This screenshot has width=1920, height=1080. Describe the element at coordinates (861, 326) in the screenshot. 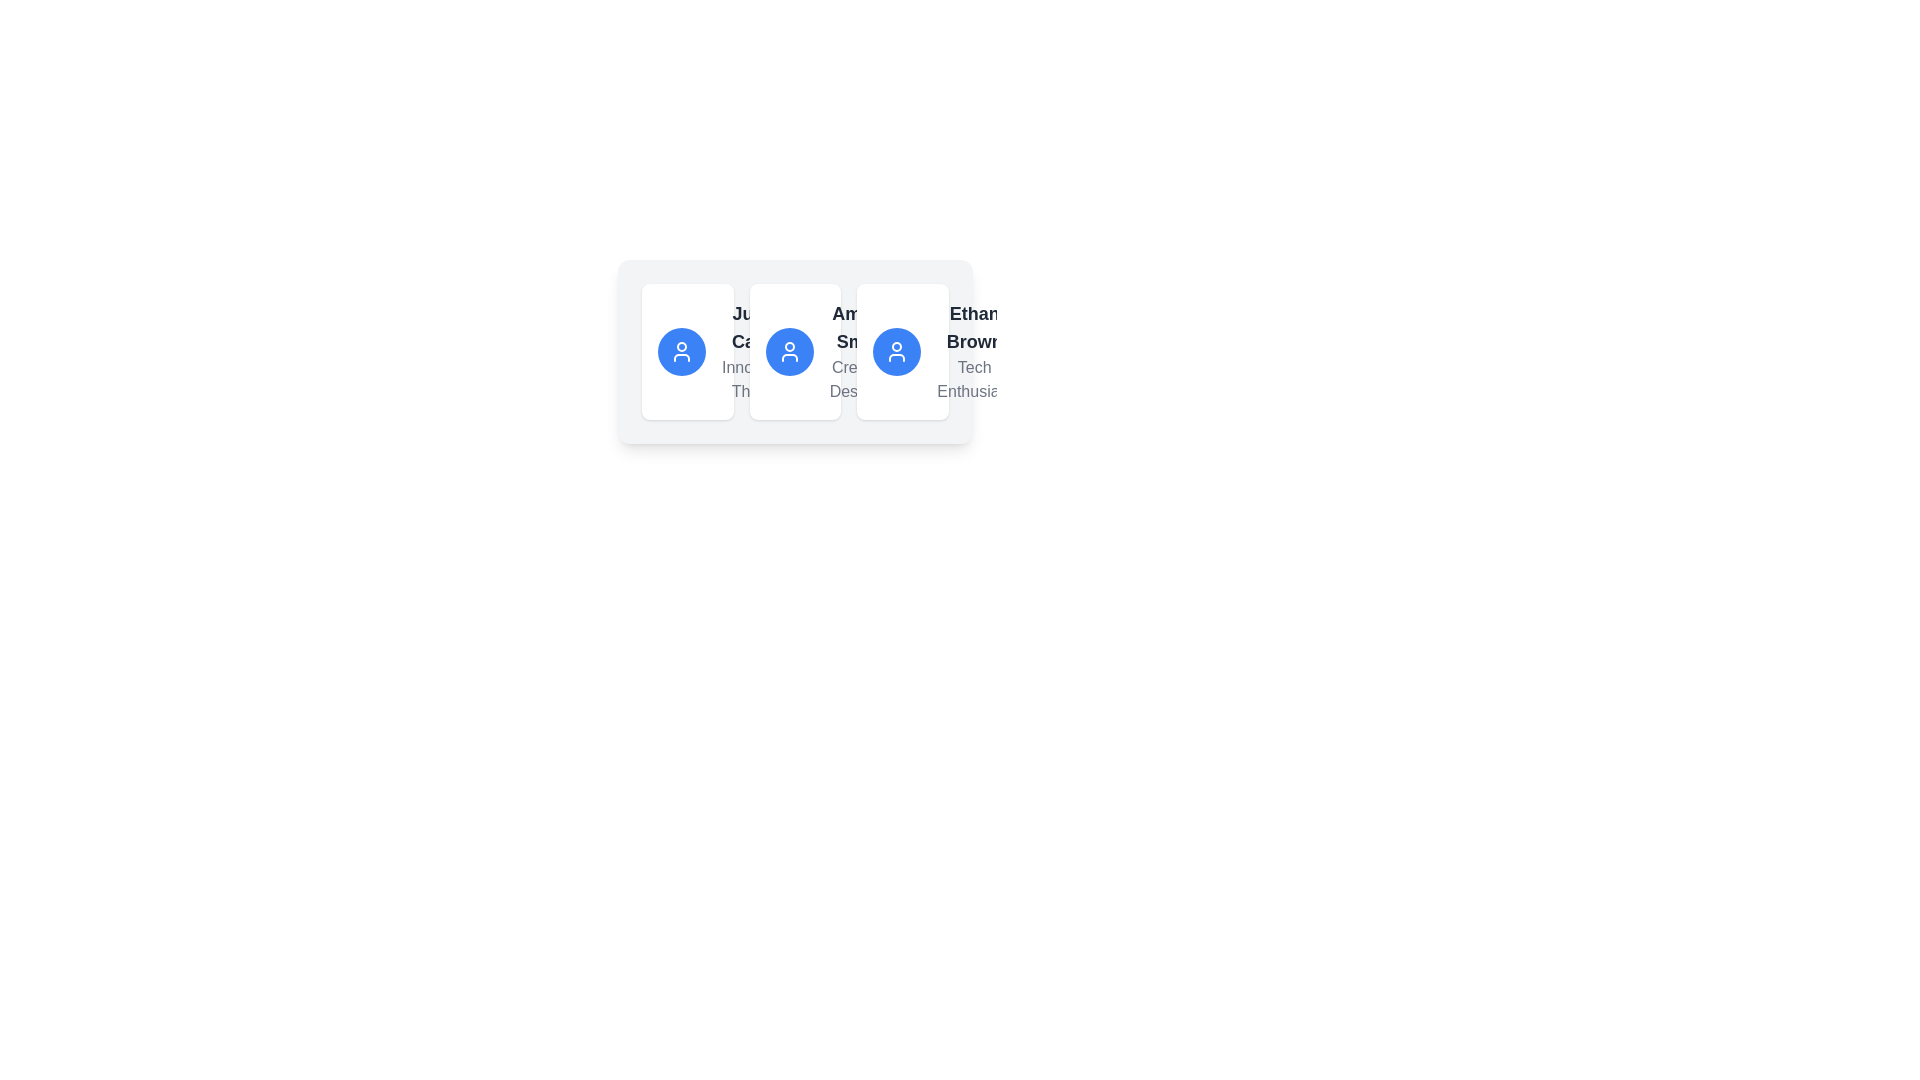

I see `text label that identifies the person as 'Amelia Smith', located at the top of the second card from the left in the layout` at that location.